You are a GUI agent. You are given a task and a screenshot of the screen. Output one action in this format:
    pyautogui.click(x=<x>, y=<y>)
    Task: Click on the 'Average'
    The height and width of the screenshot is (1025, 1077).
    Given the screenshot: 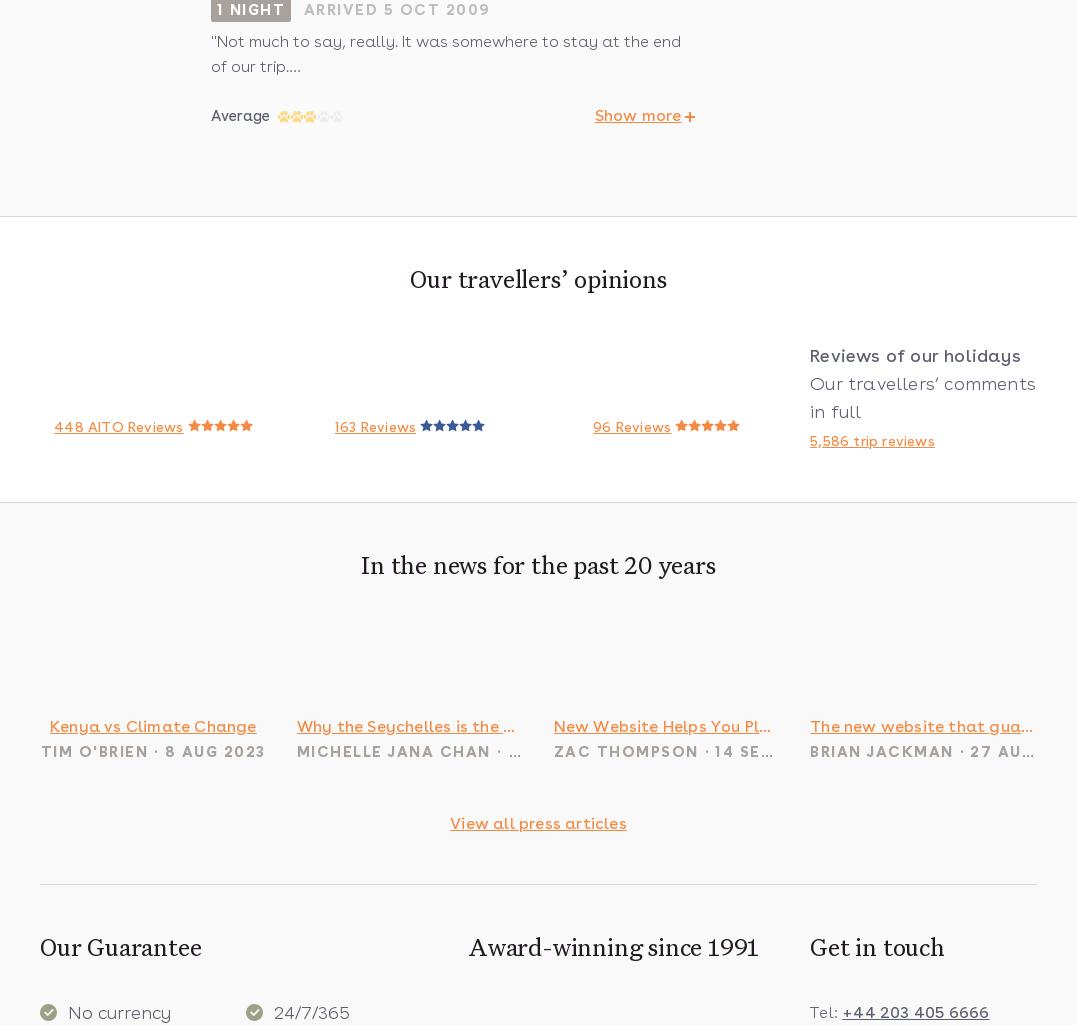 What is the action you would take?
    pyautogui.click(x=240, y=115)
    